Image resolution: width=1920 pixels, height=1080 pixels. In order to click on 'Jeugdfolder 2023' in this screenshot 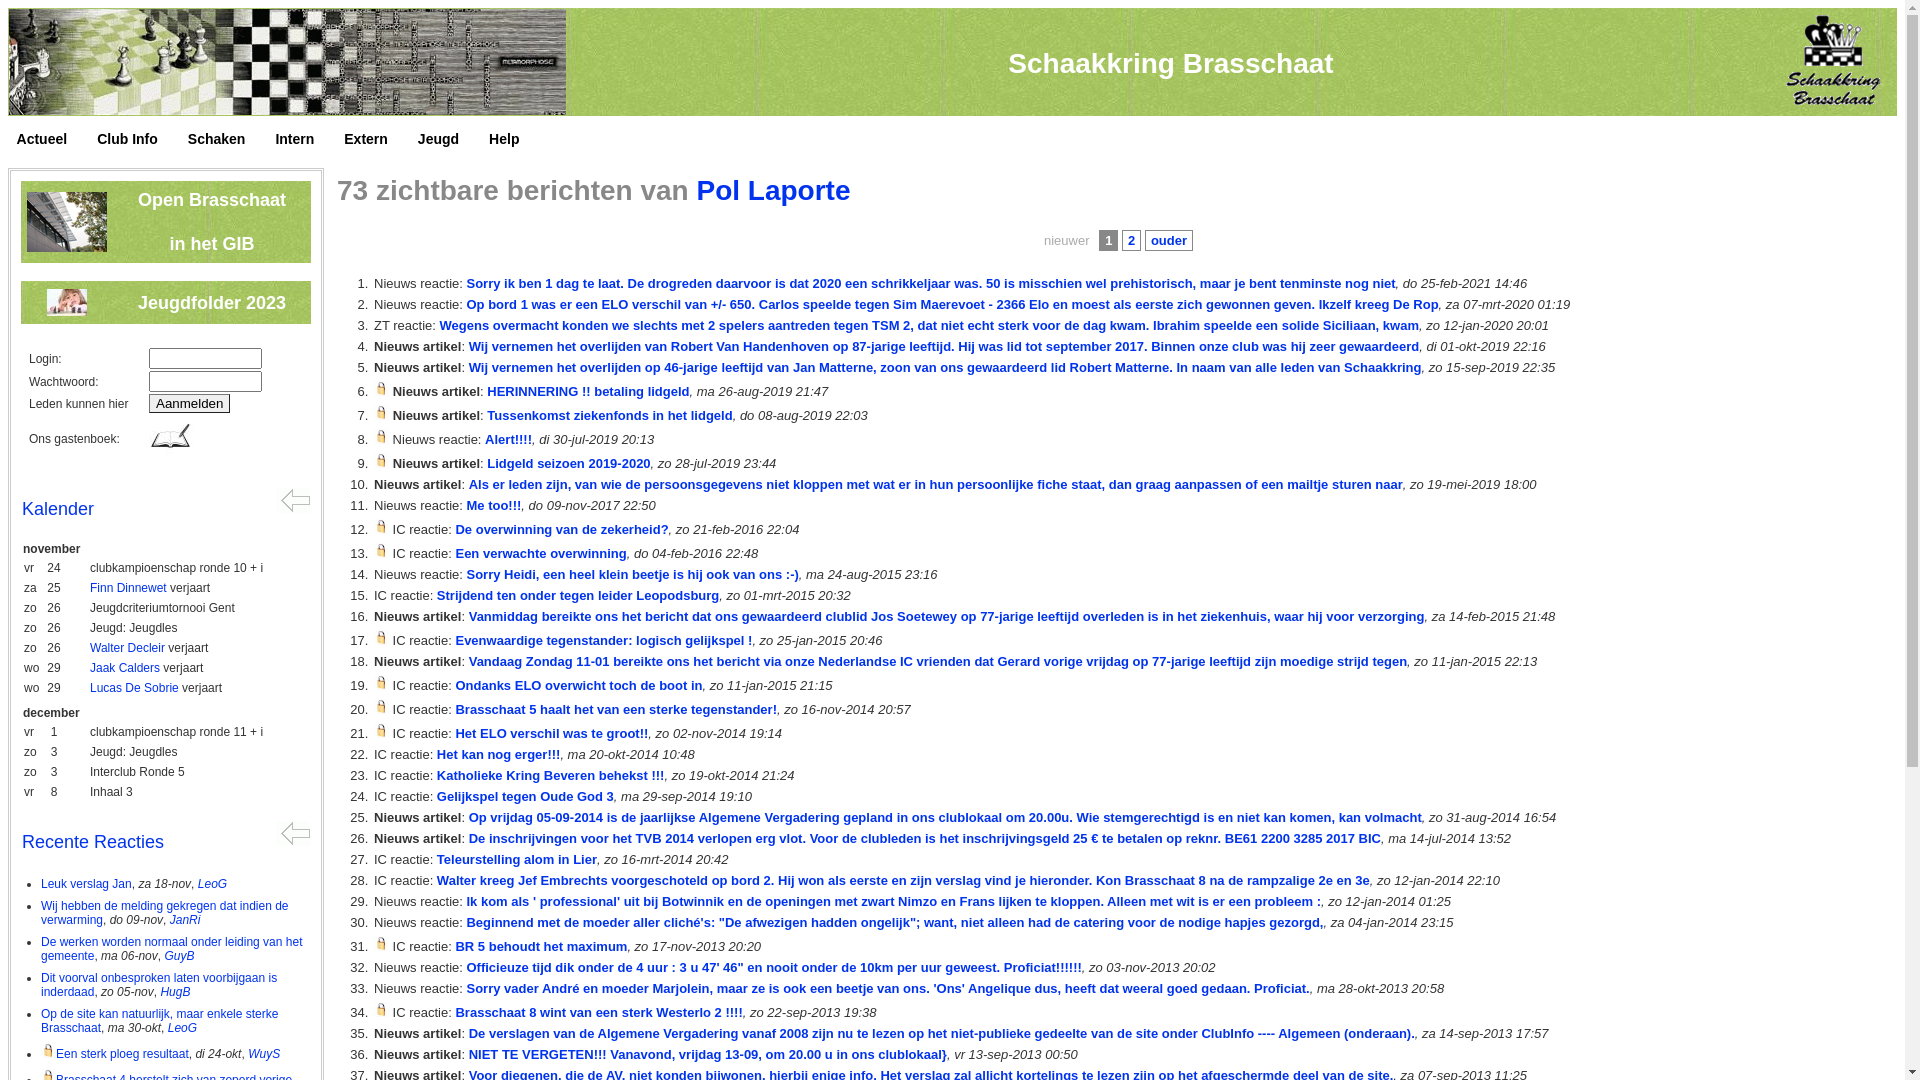, I will do `click(211, 303)`.